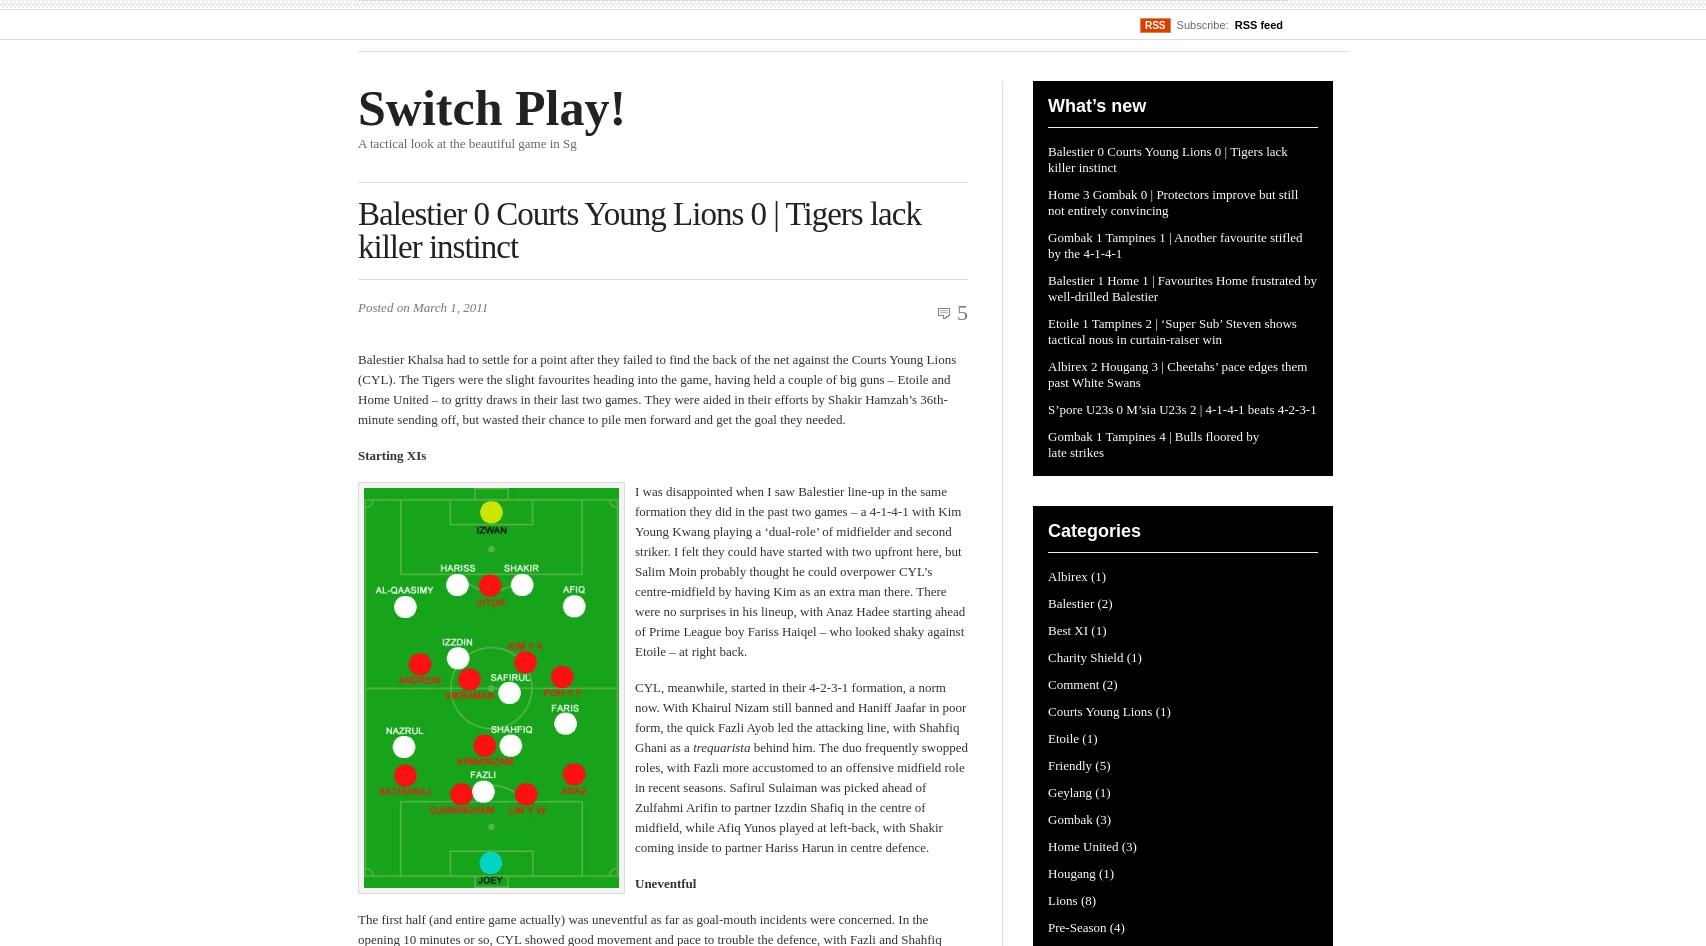 The height and width of the screenshot is (946, 1706). What do you see at coordinates (357, 389) in the screenshot?
I see `'Balestier Khalsa had to settle for a point after they failed to find the back of the net against the Courts Young Lions (CYL). The Tigers were the slight favourites heading into the game, having held a couple of big guns – Etoile and Home United – to gritty draws in their last two games. They were aided in their efforts by Shakir Hamzah’s 36th-minute sending off, but wasted their chance to pile men forward and get the goal they needed.'` at bounding box center [357, 389].